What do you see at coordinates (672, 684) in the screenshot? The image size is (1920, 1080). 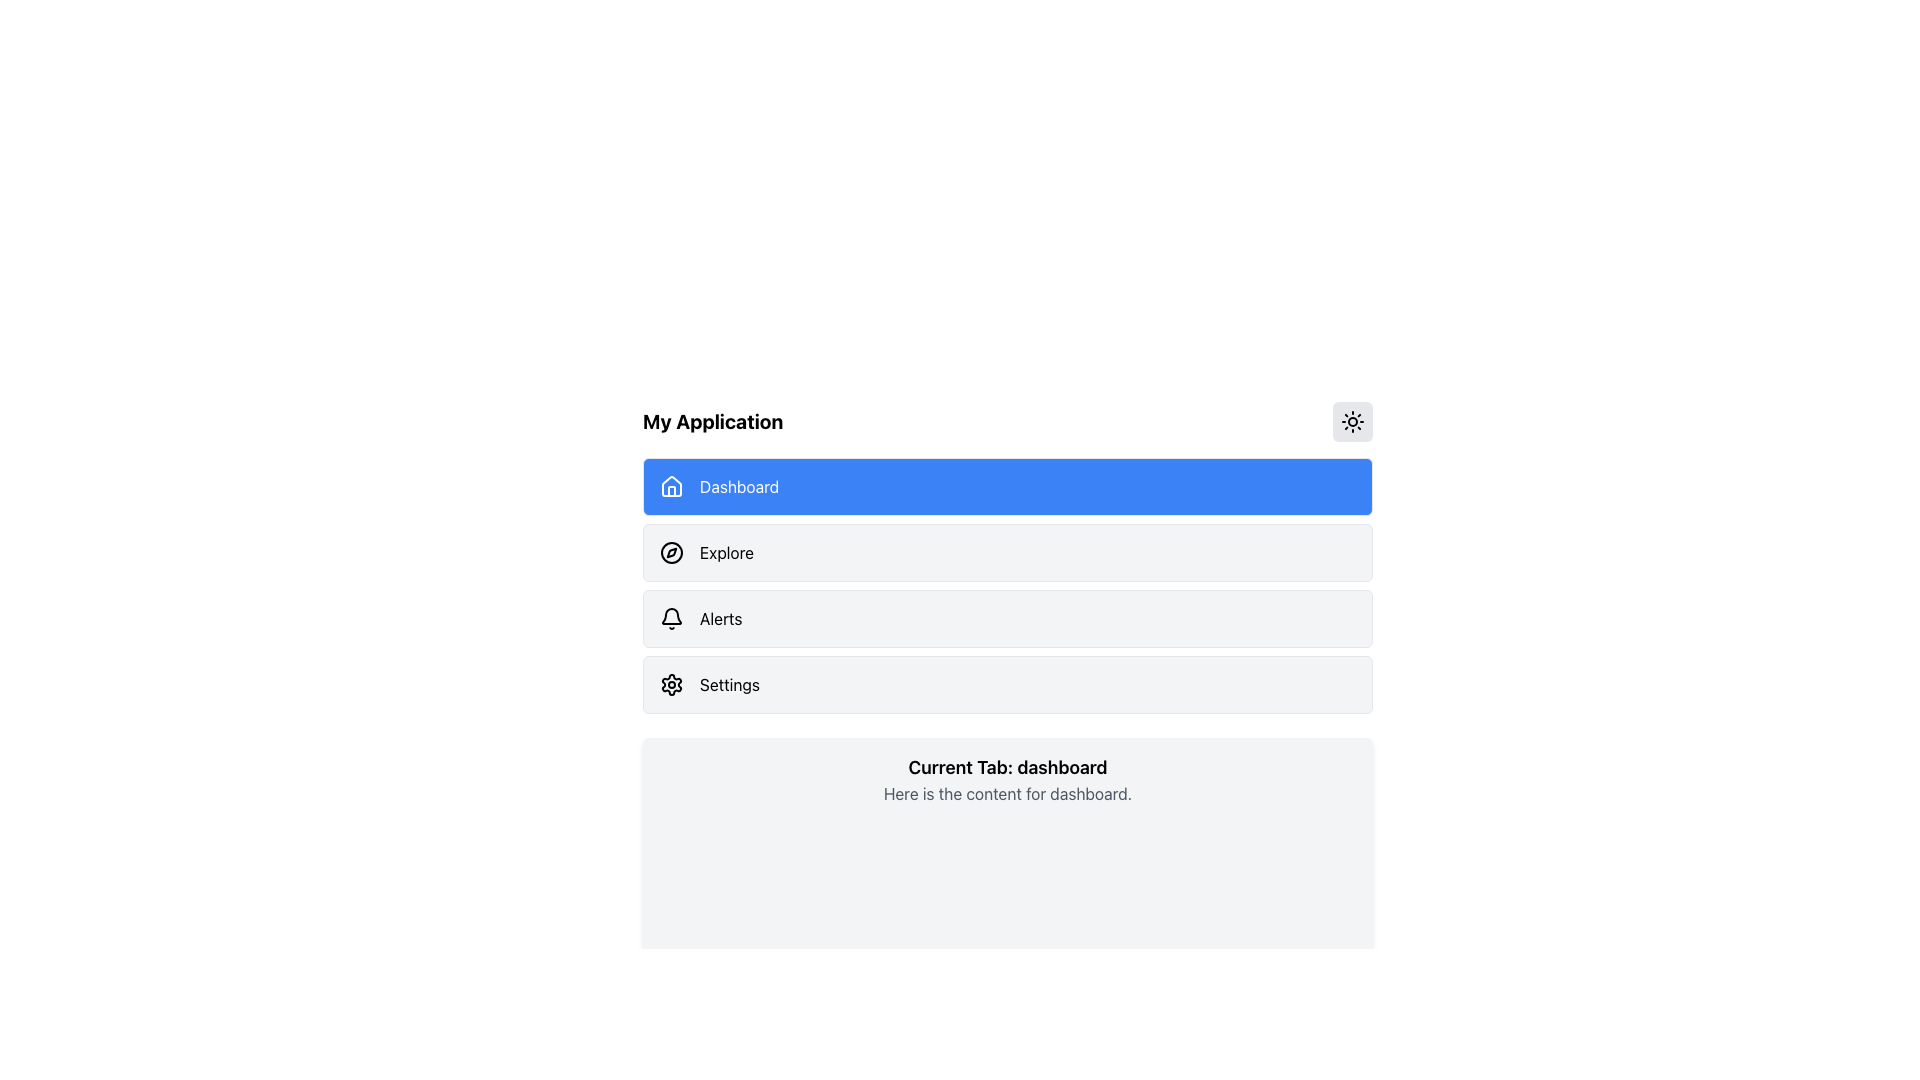 I see `the gear icon located at the top-right corner of the header bar to potentially view a tooltip or highlight the icon` at bounding box center [672, 684].